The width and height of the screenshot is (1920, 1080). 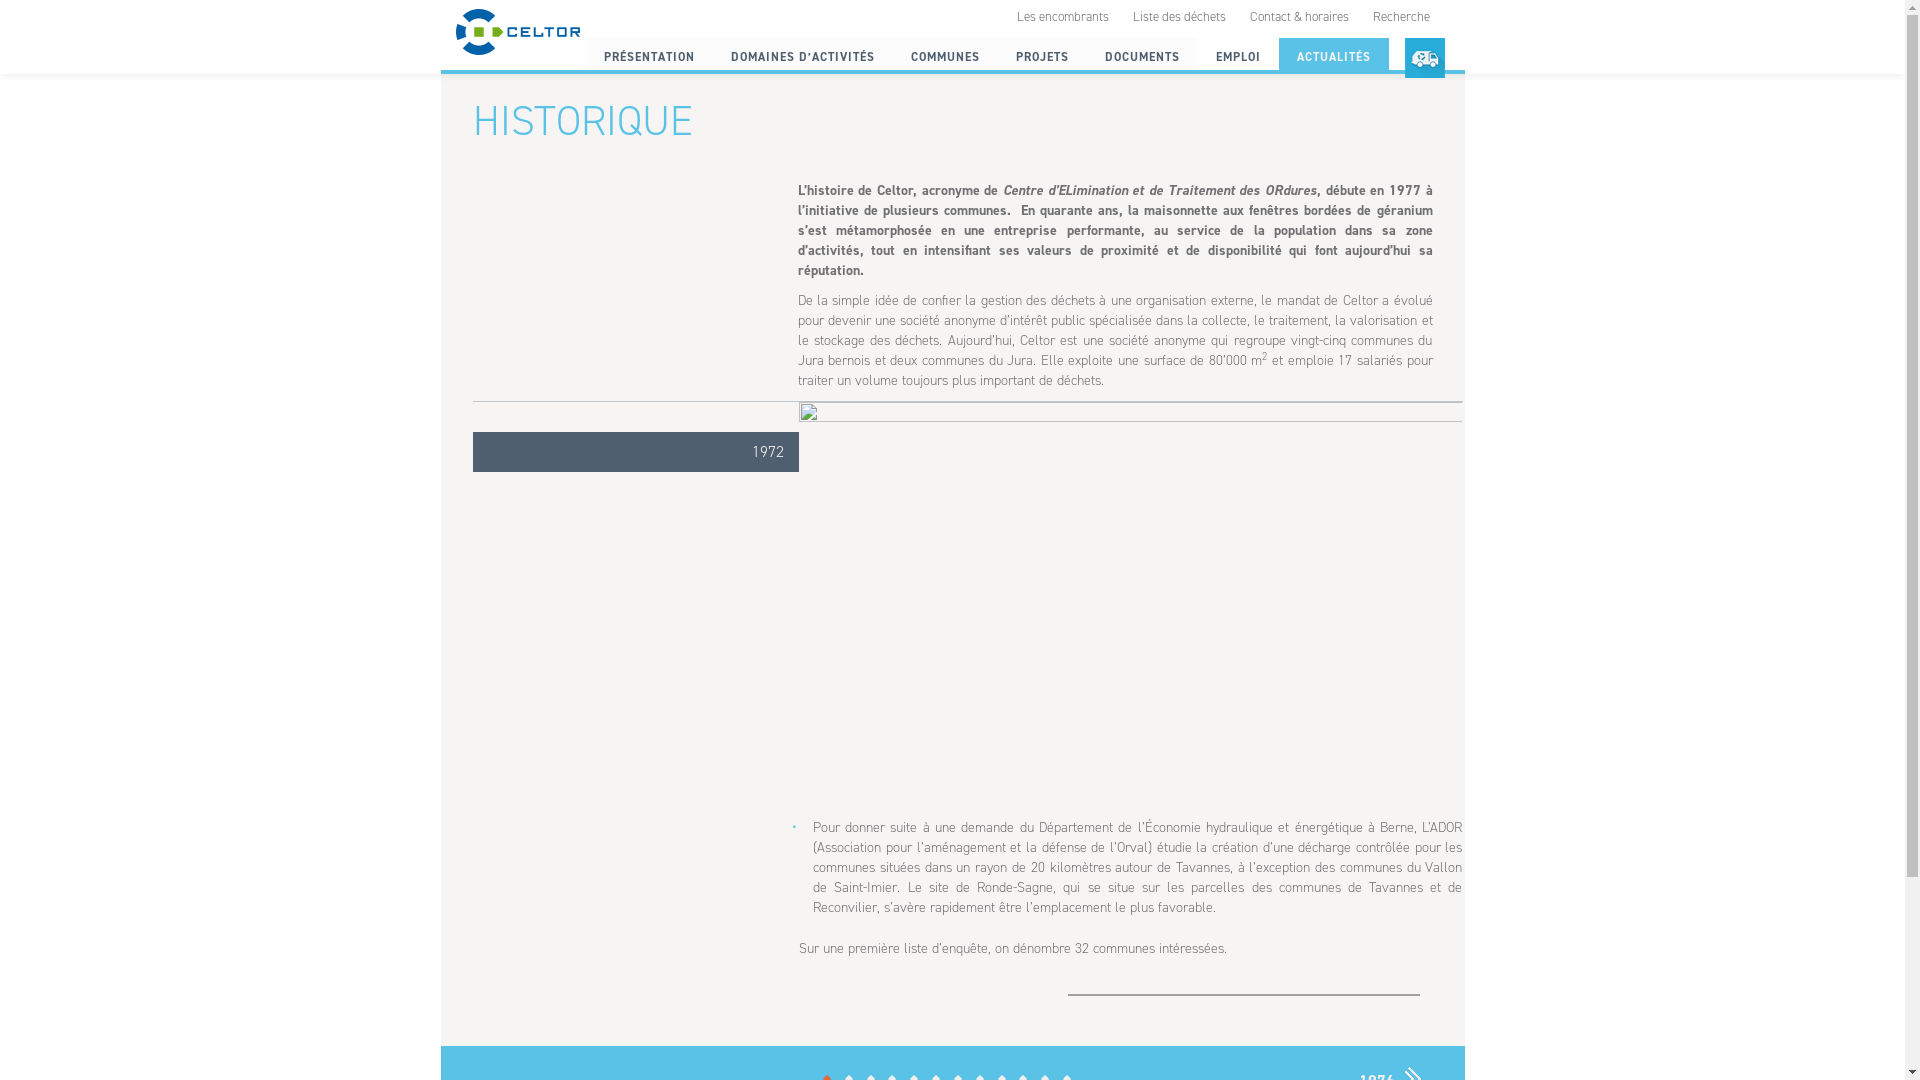 I want to click on 'DOCUMENTS', so click(x=1141, y=56).